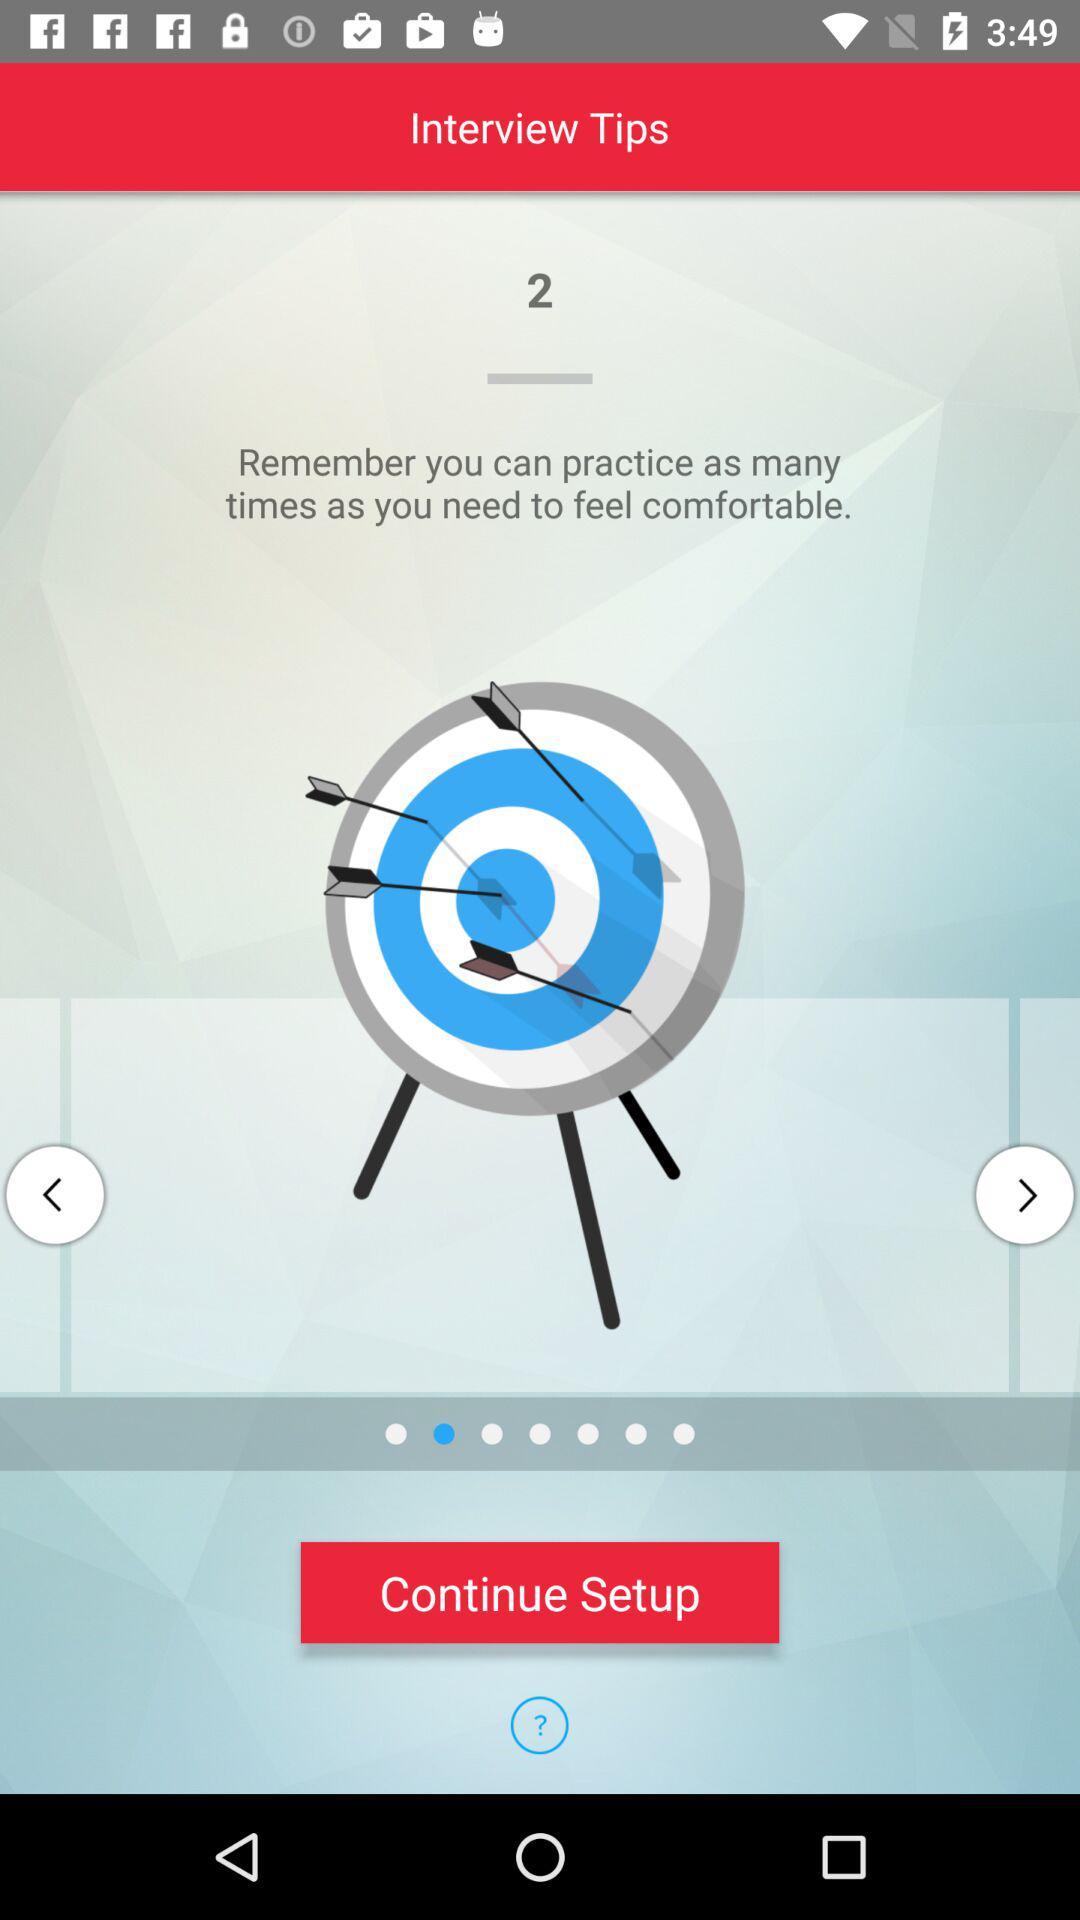 The height and width of the screenshot is (1920, 1080). What do you see at coordinates (1024, 1195) in the screenshot?
I see `the arrow_forward icon` at bounding box center [1024, 1195].